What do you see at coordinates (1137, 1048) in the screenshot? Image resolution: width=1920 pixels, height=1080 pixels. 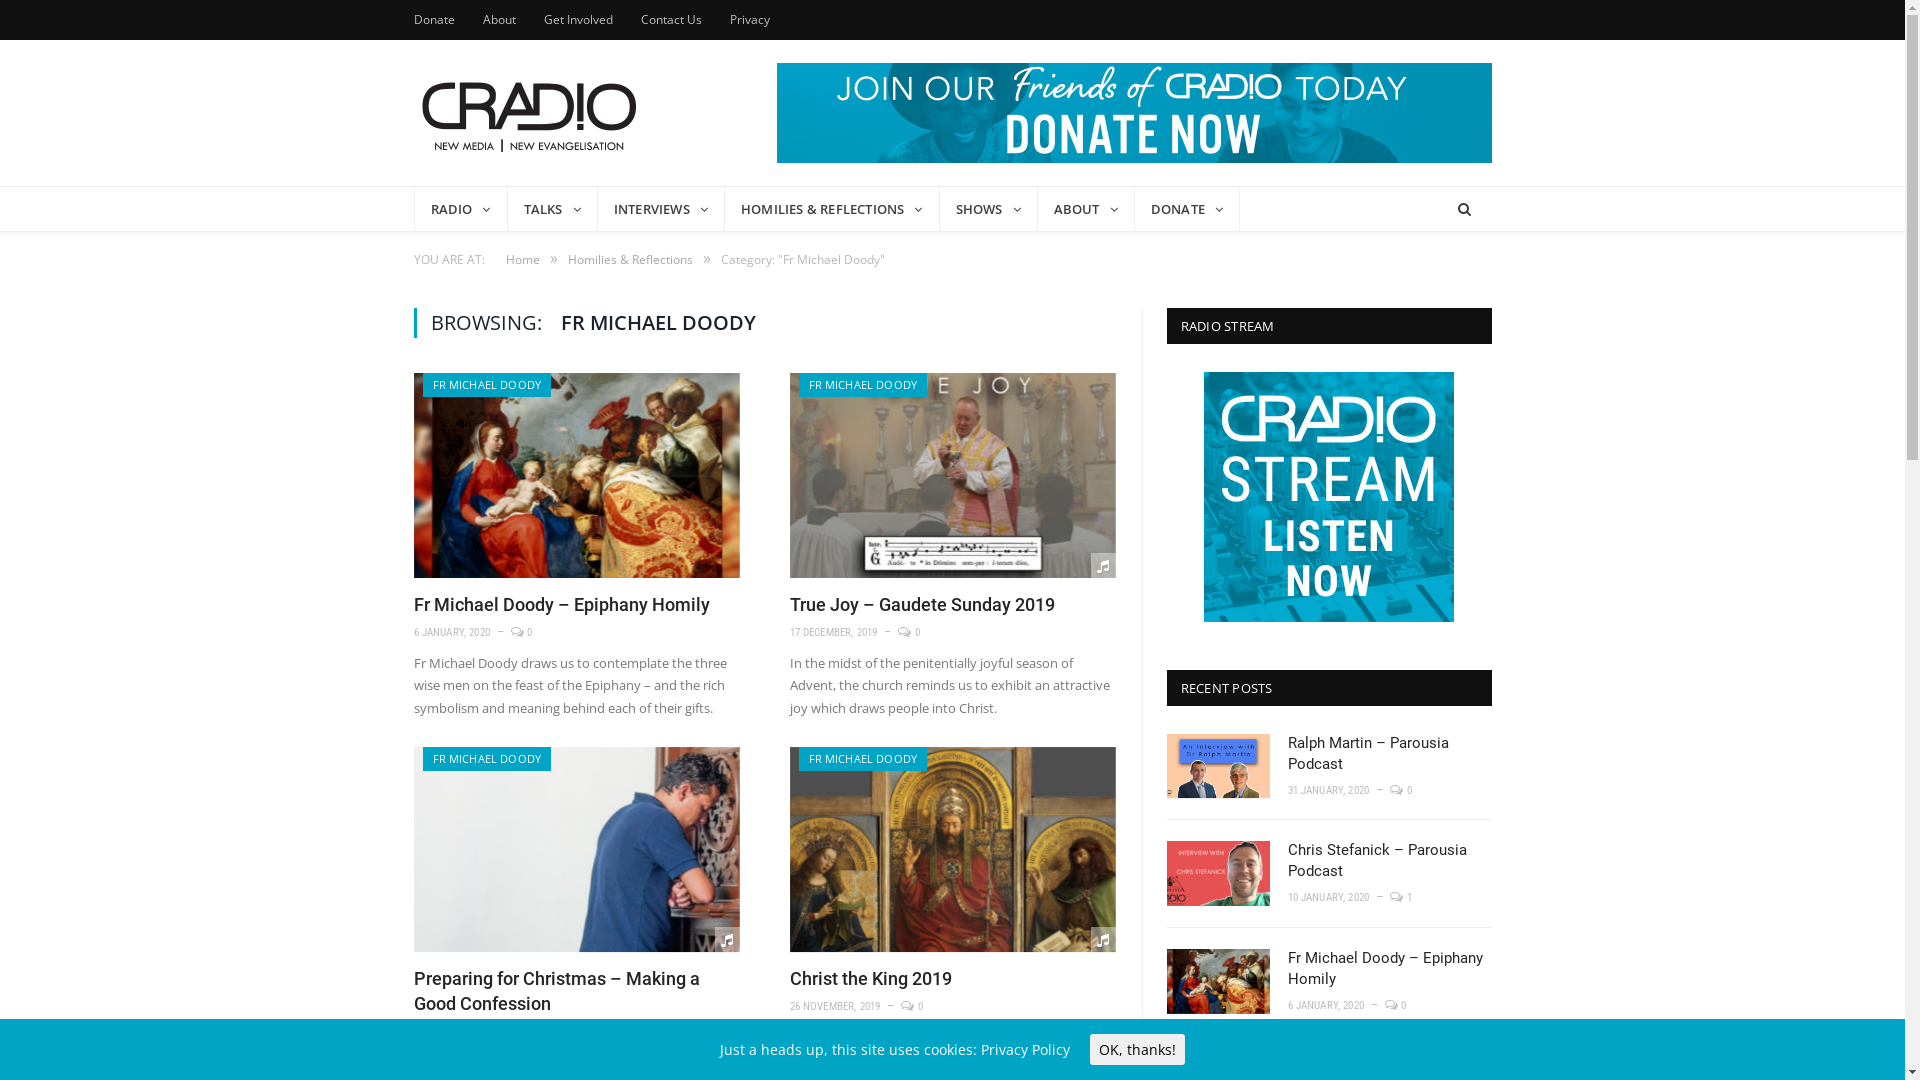 I see `'OK, thanks!'` at bounding box center [1137, 1048].